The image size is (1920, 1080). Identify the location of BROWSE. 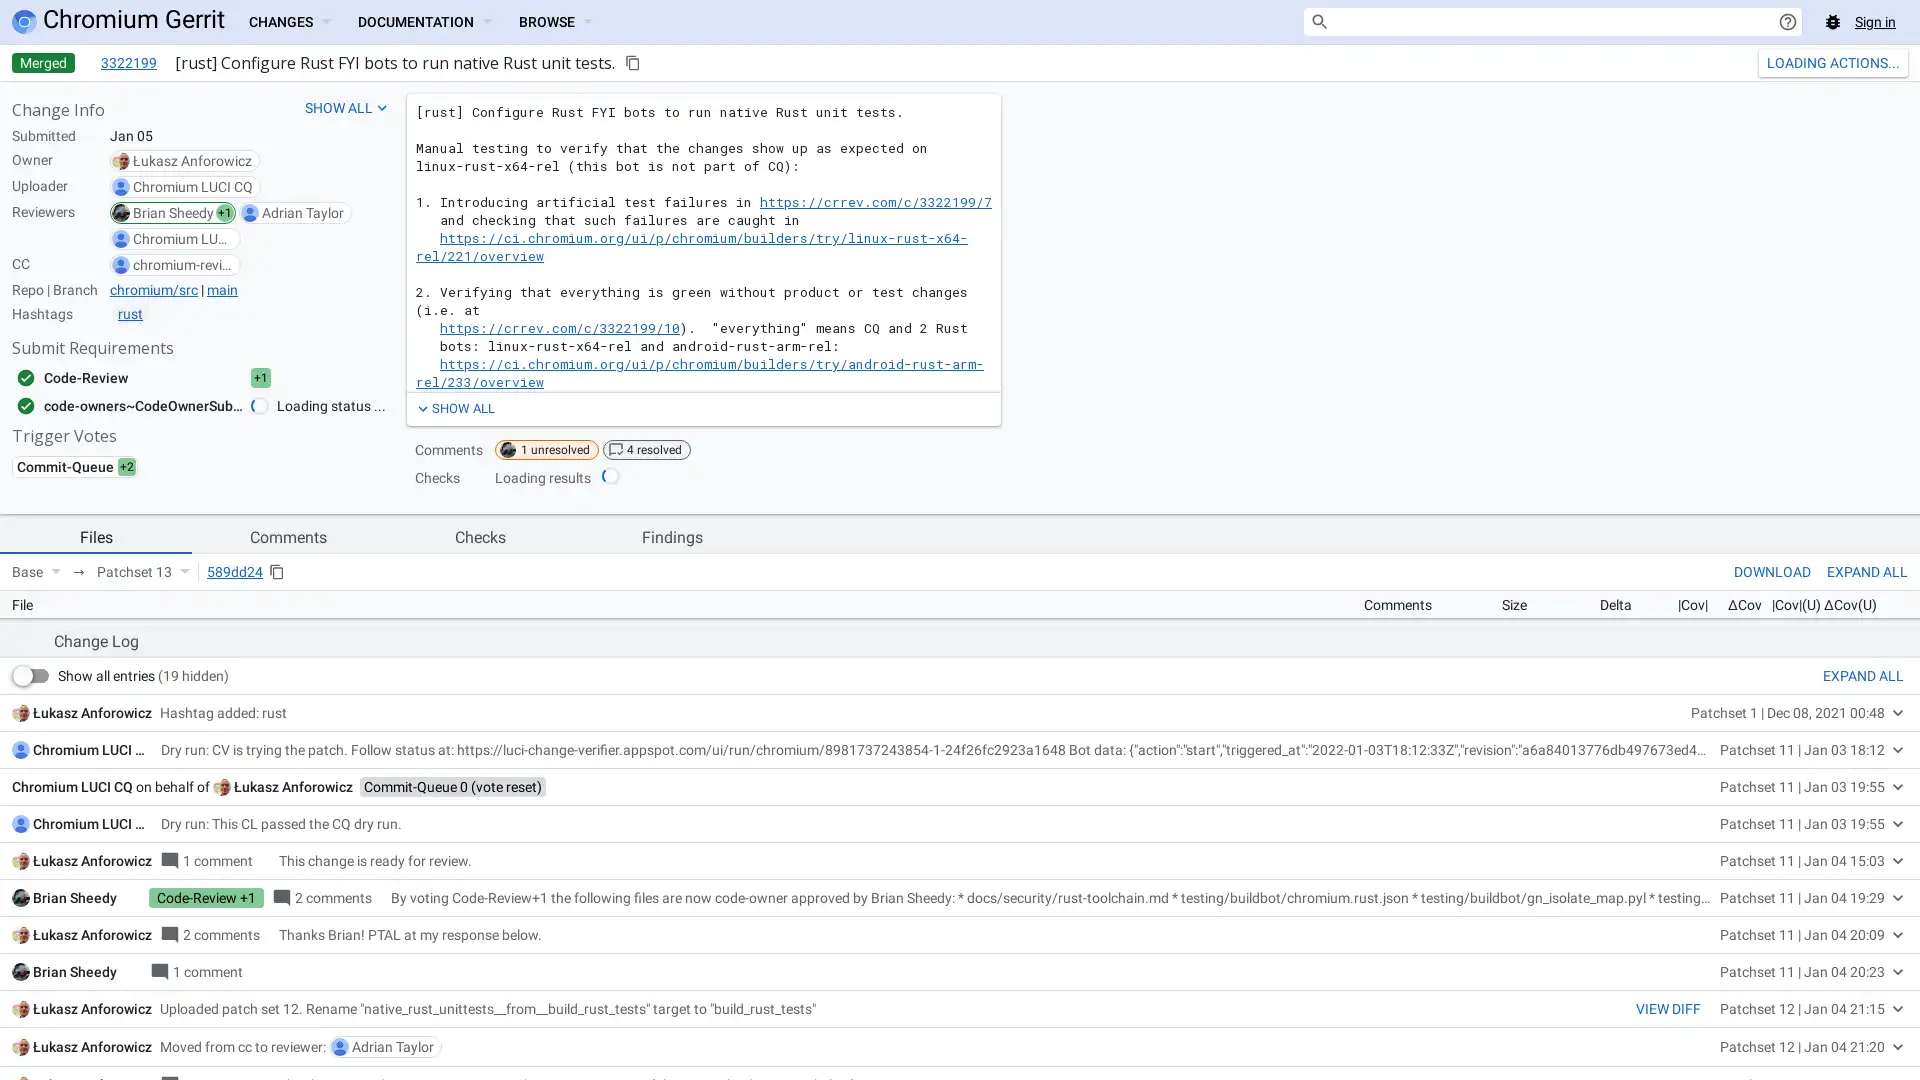
(555, 22).